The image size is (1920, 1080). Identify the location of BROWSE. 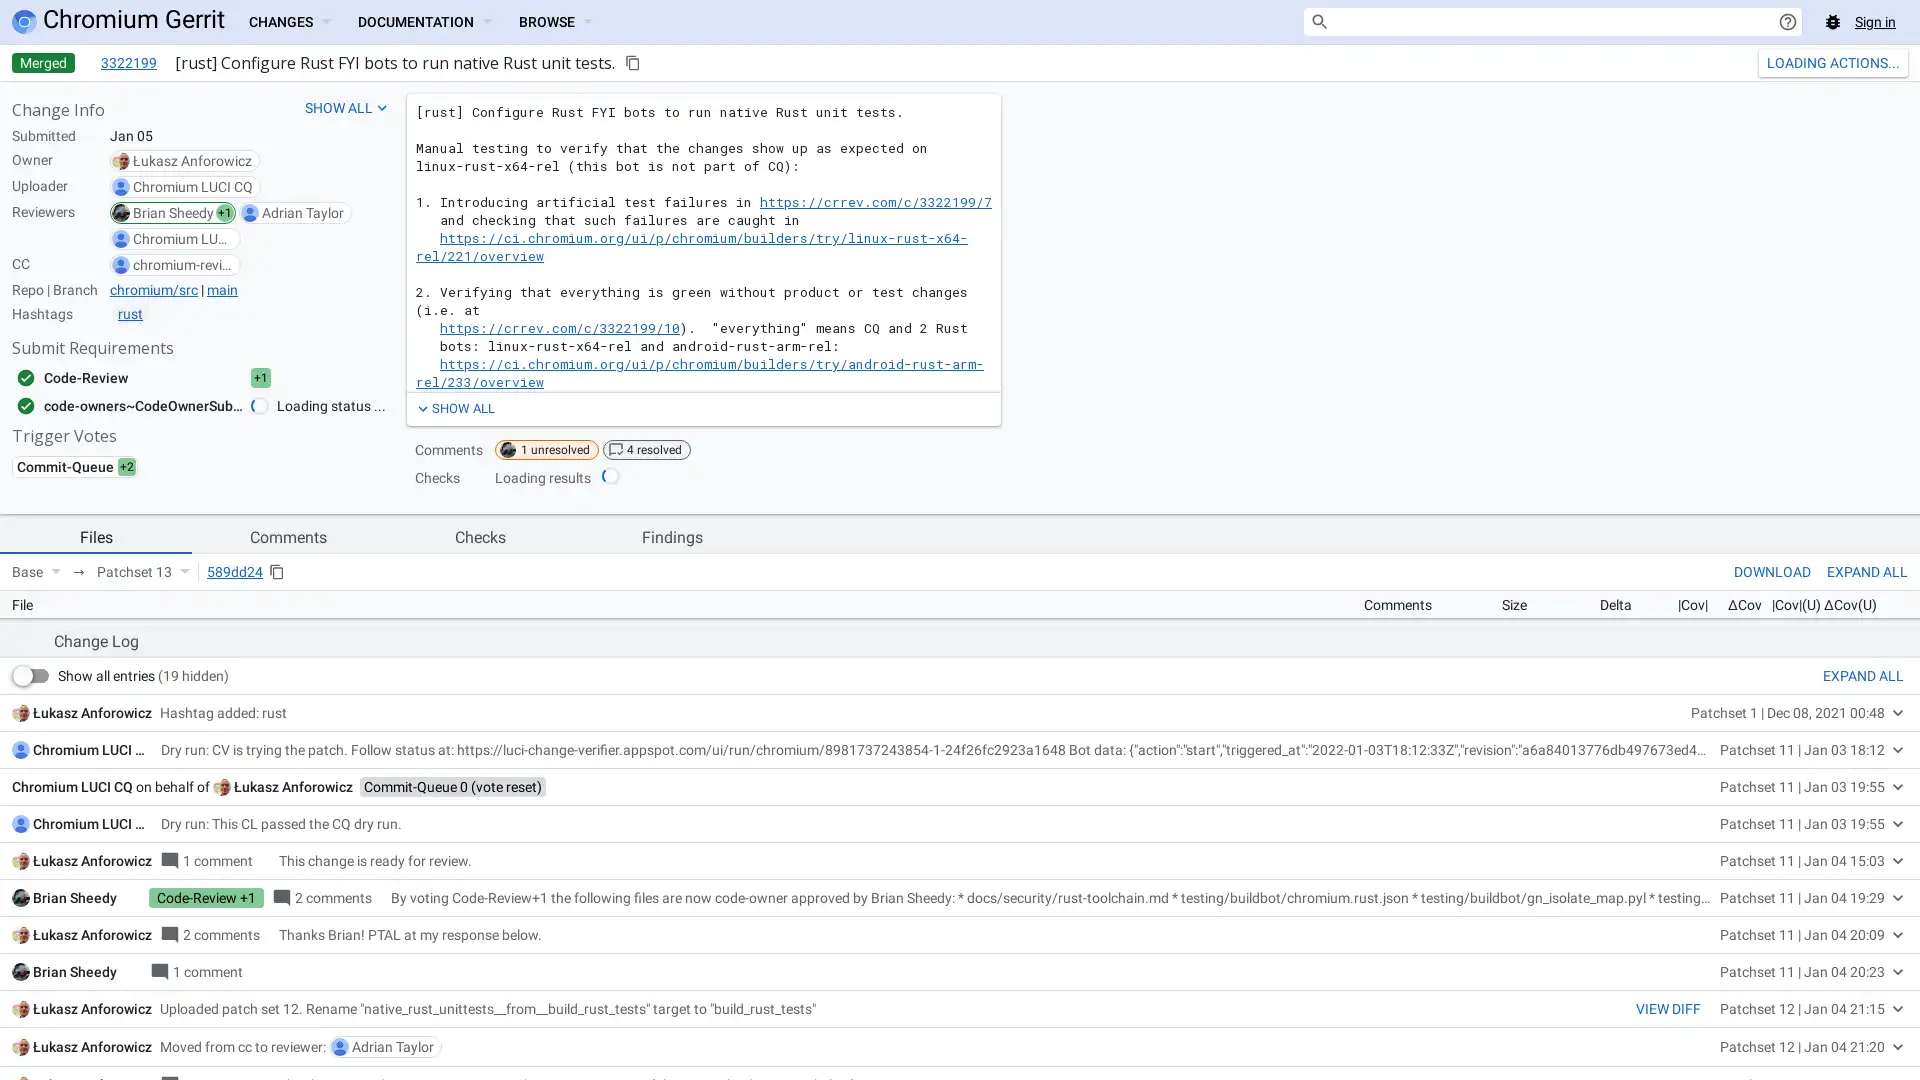
(555, 22).